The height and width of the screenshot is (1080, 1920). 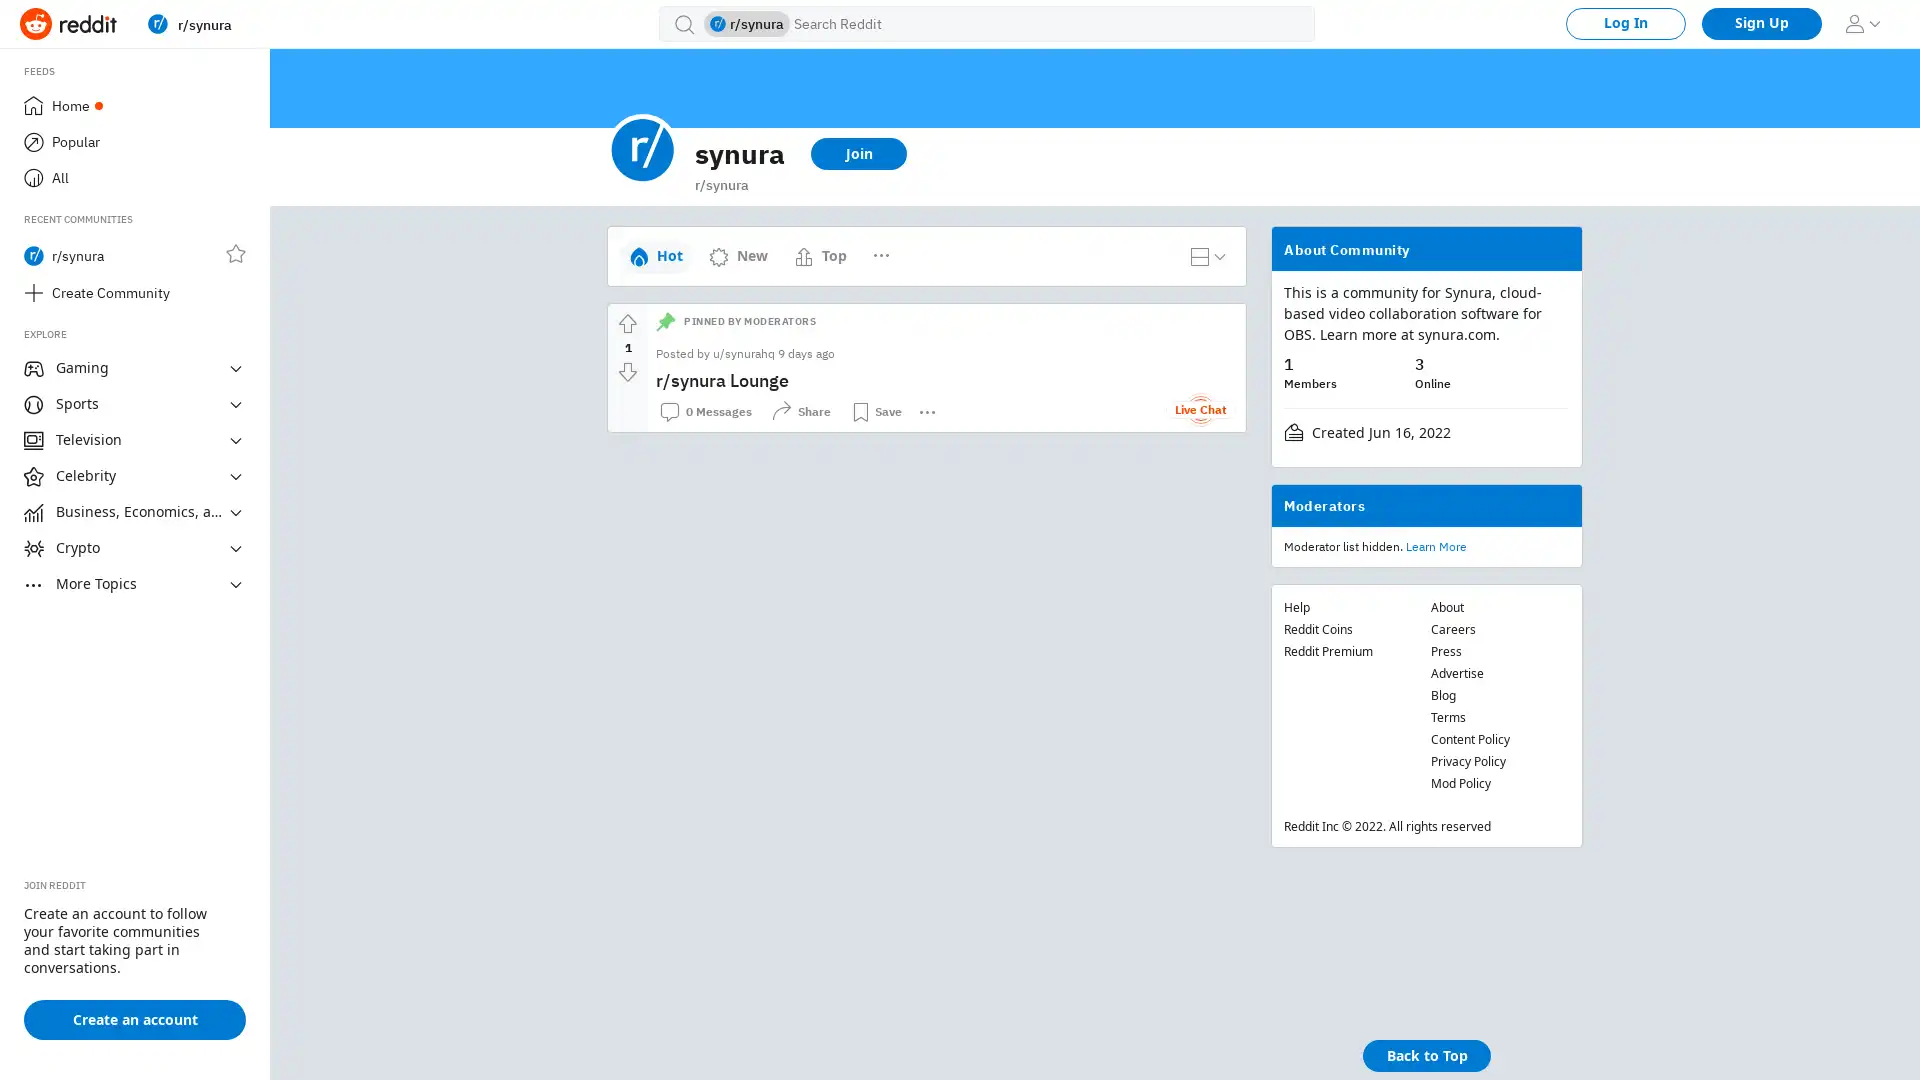 I want to click on Top, so click(x=820, y=254).